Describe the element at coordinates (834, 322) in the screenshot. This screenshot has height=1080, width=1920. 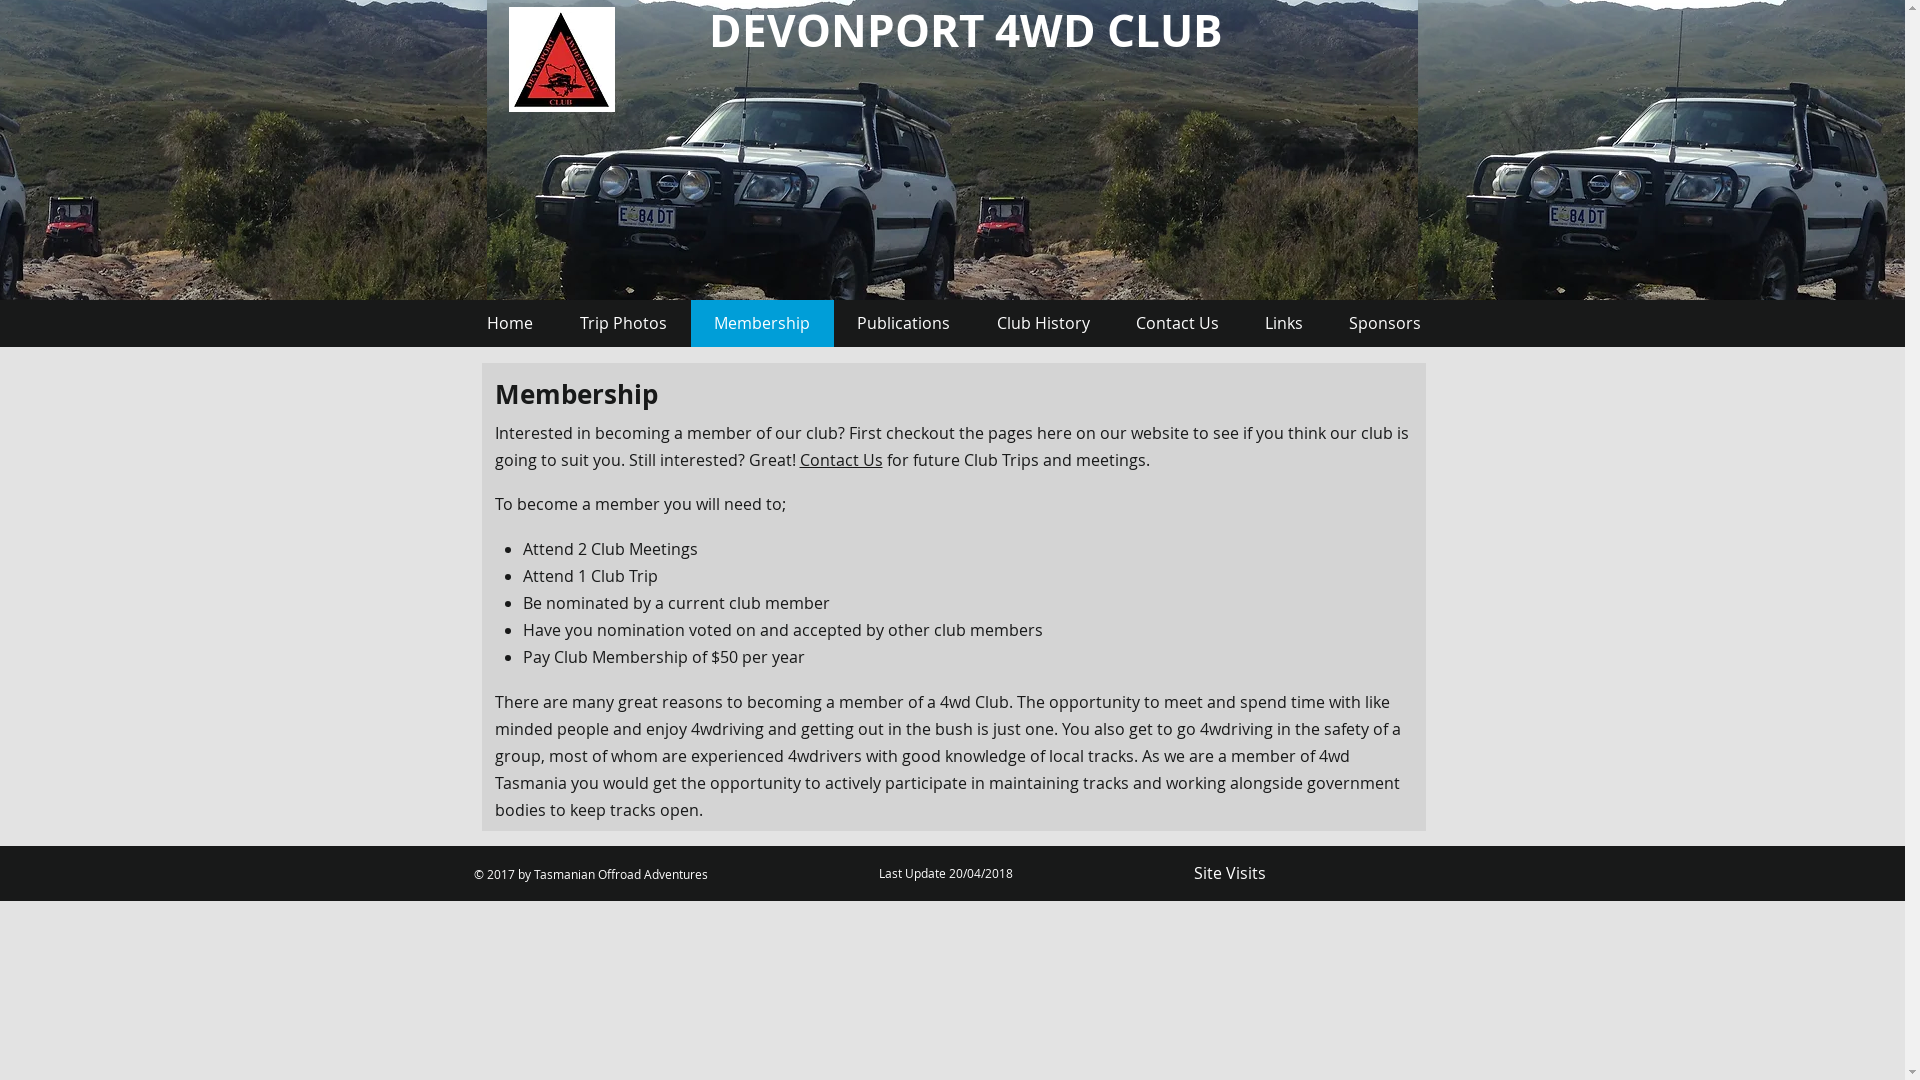
I see `'Publications'` at that location.